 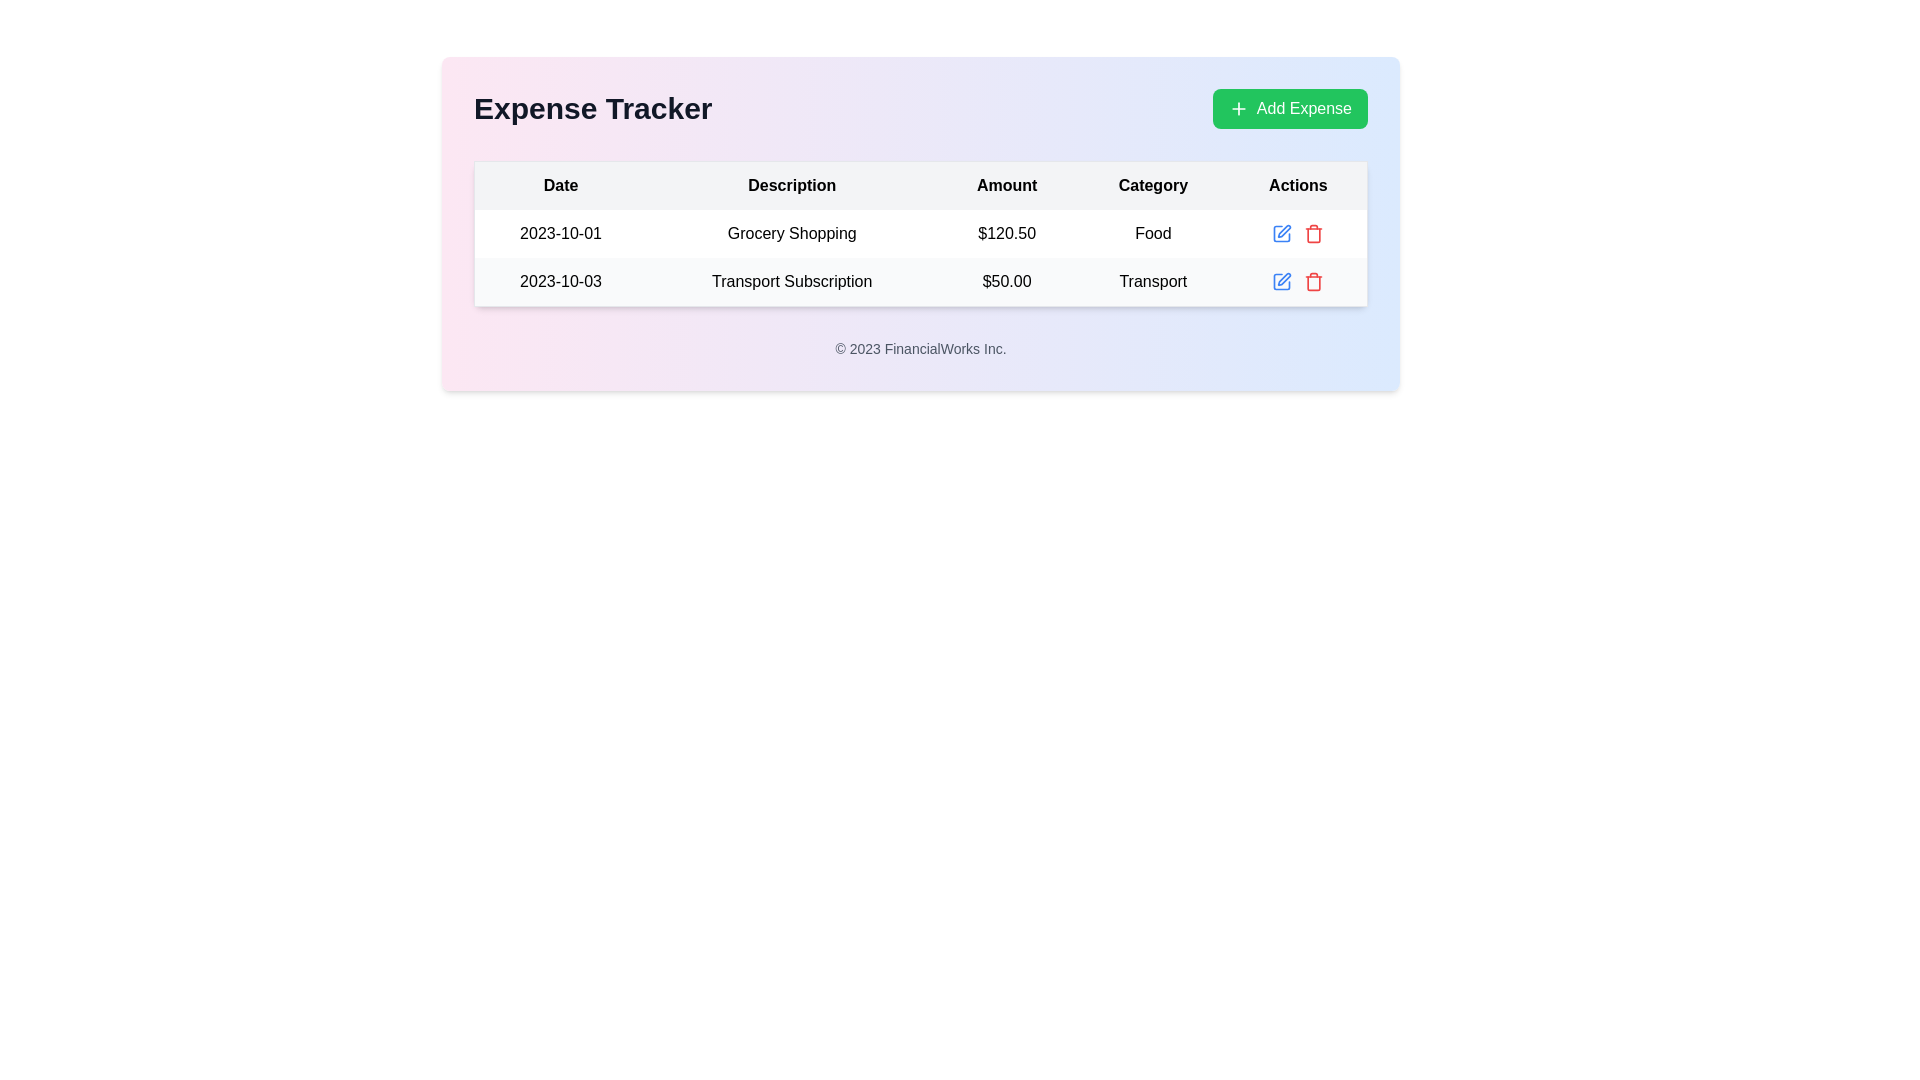 I want to click on the non-editable text box displaying the date '2023-10-01' under the 'Date' column in the table layout, so click(x=560, y=233).